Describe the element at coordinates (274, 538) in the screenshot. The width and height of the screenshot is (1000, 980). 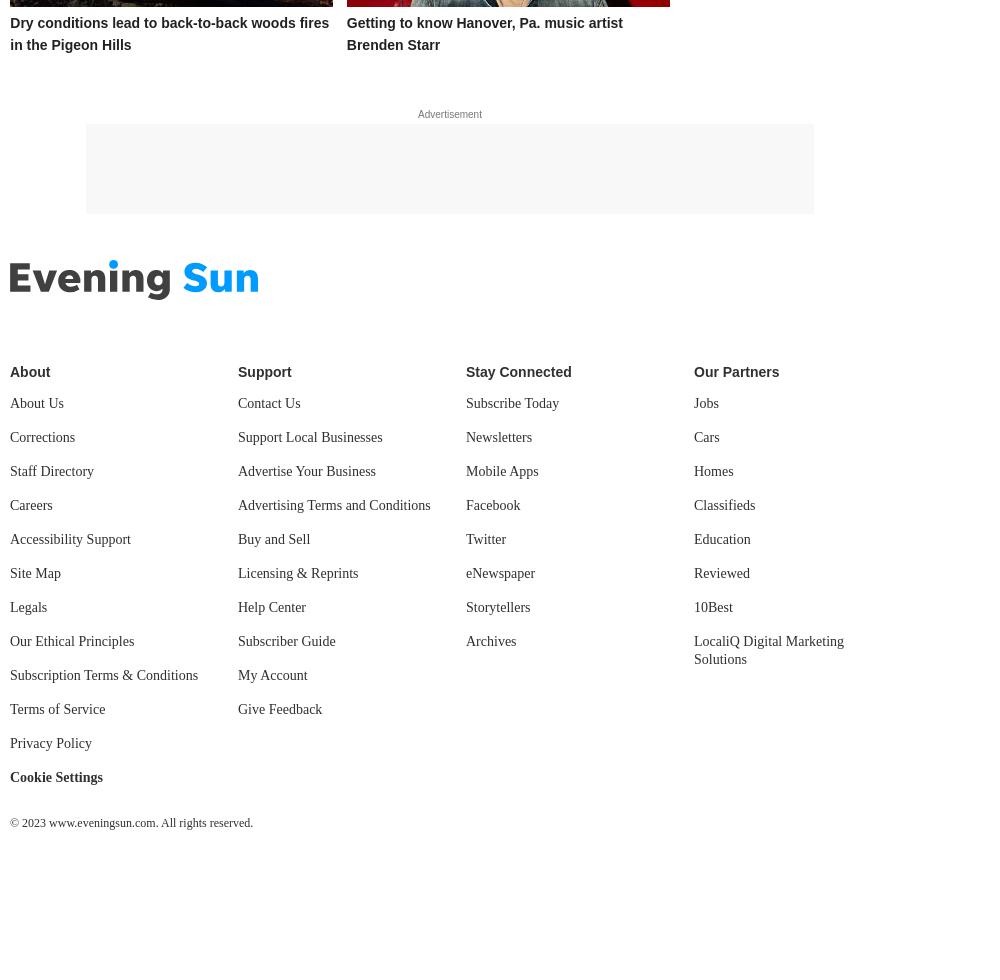
I see `'Buy and Sell'` at that location.